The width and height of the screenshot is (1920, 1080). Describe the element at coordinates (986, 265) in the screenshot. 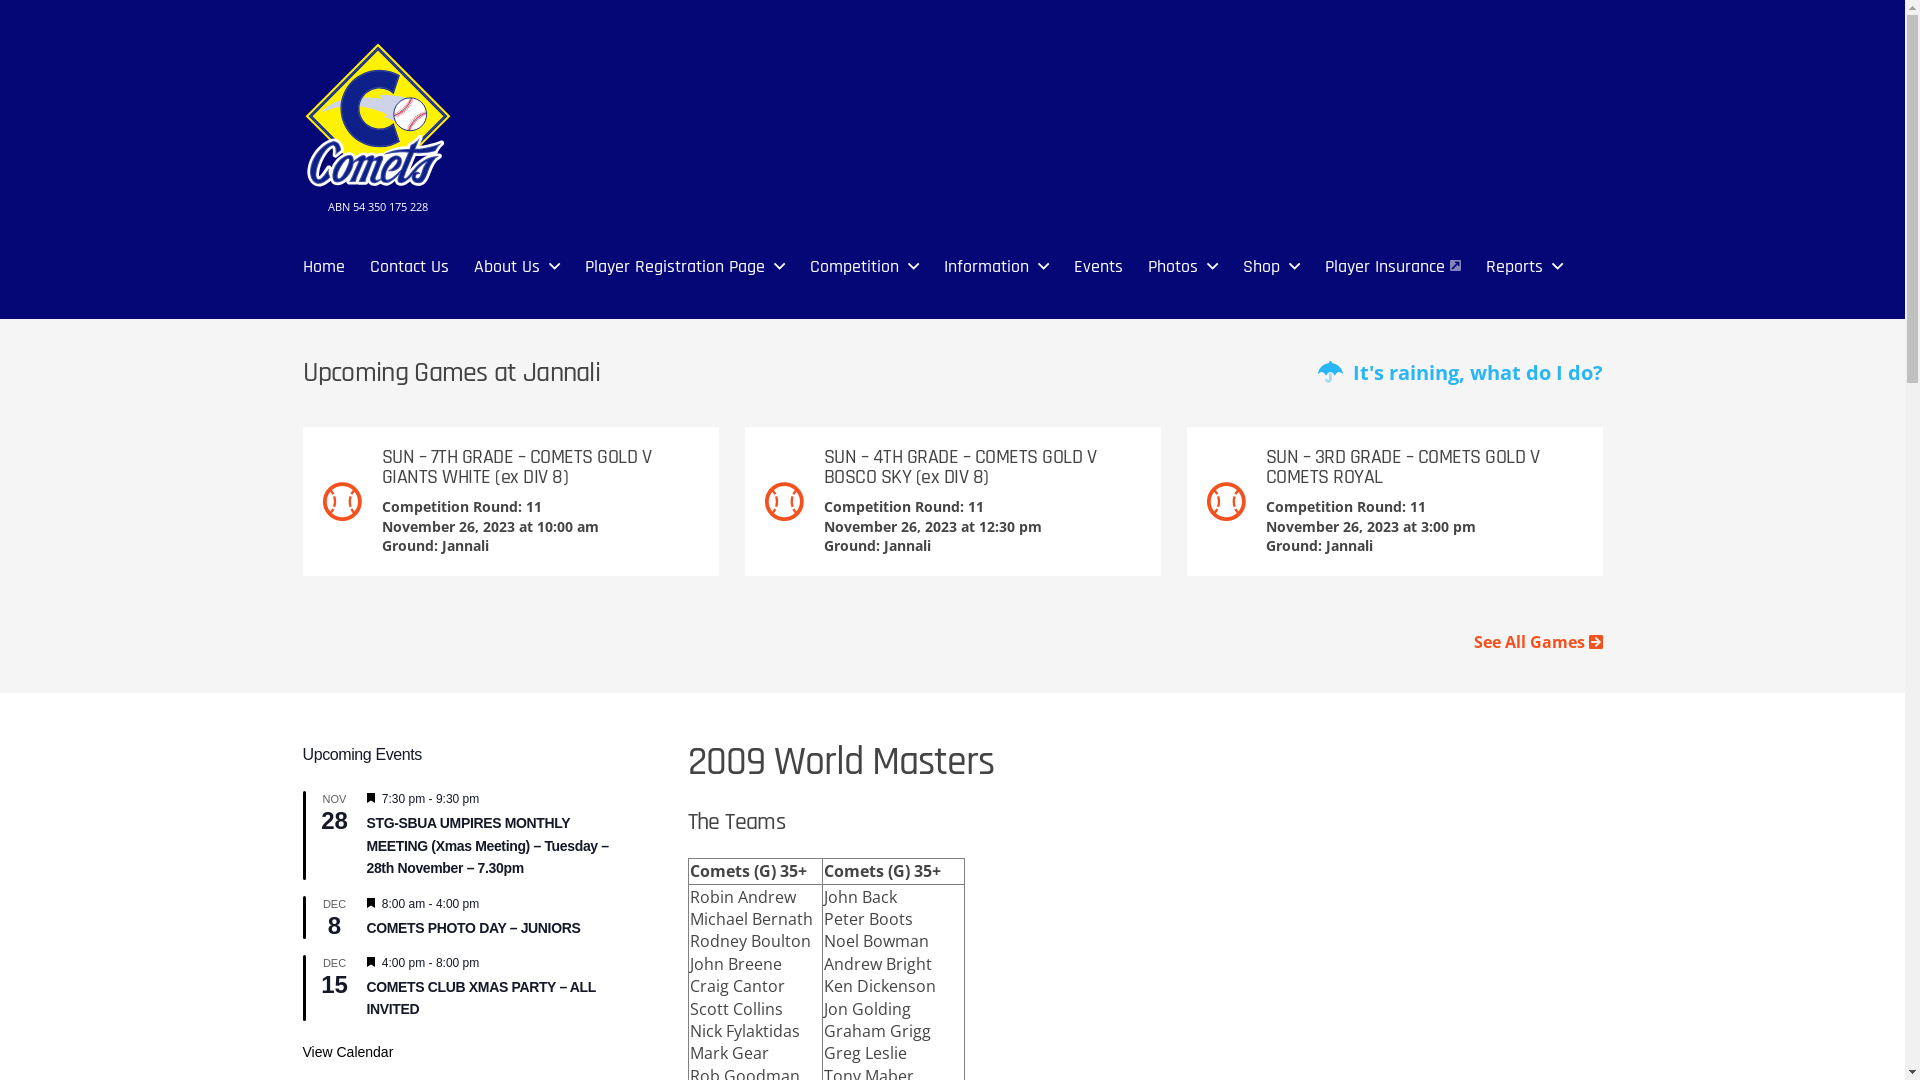

I see `'Information'` at that location.